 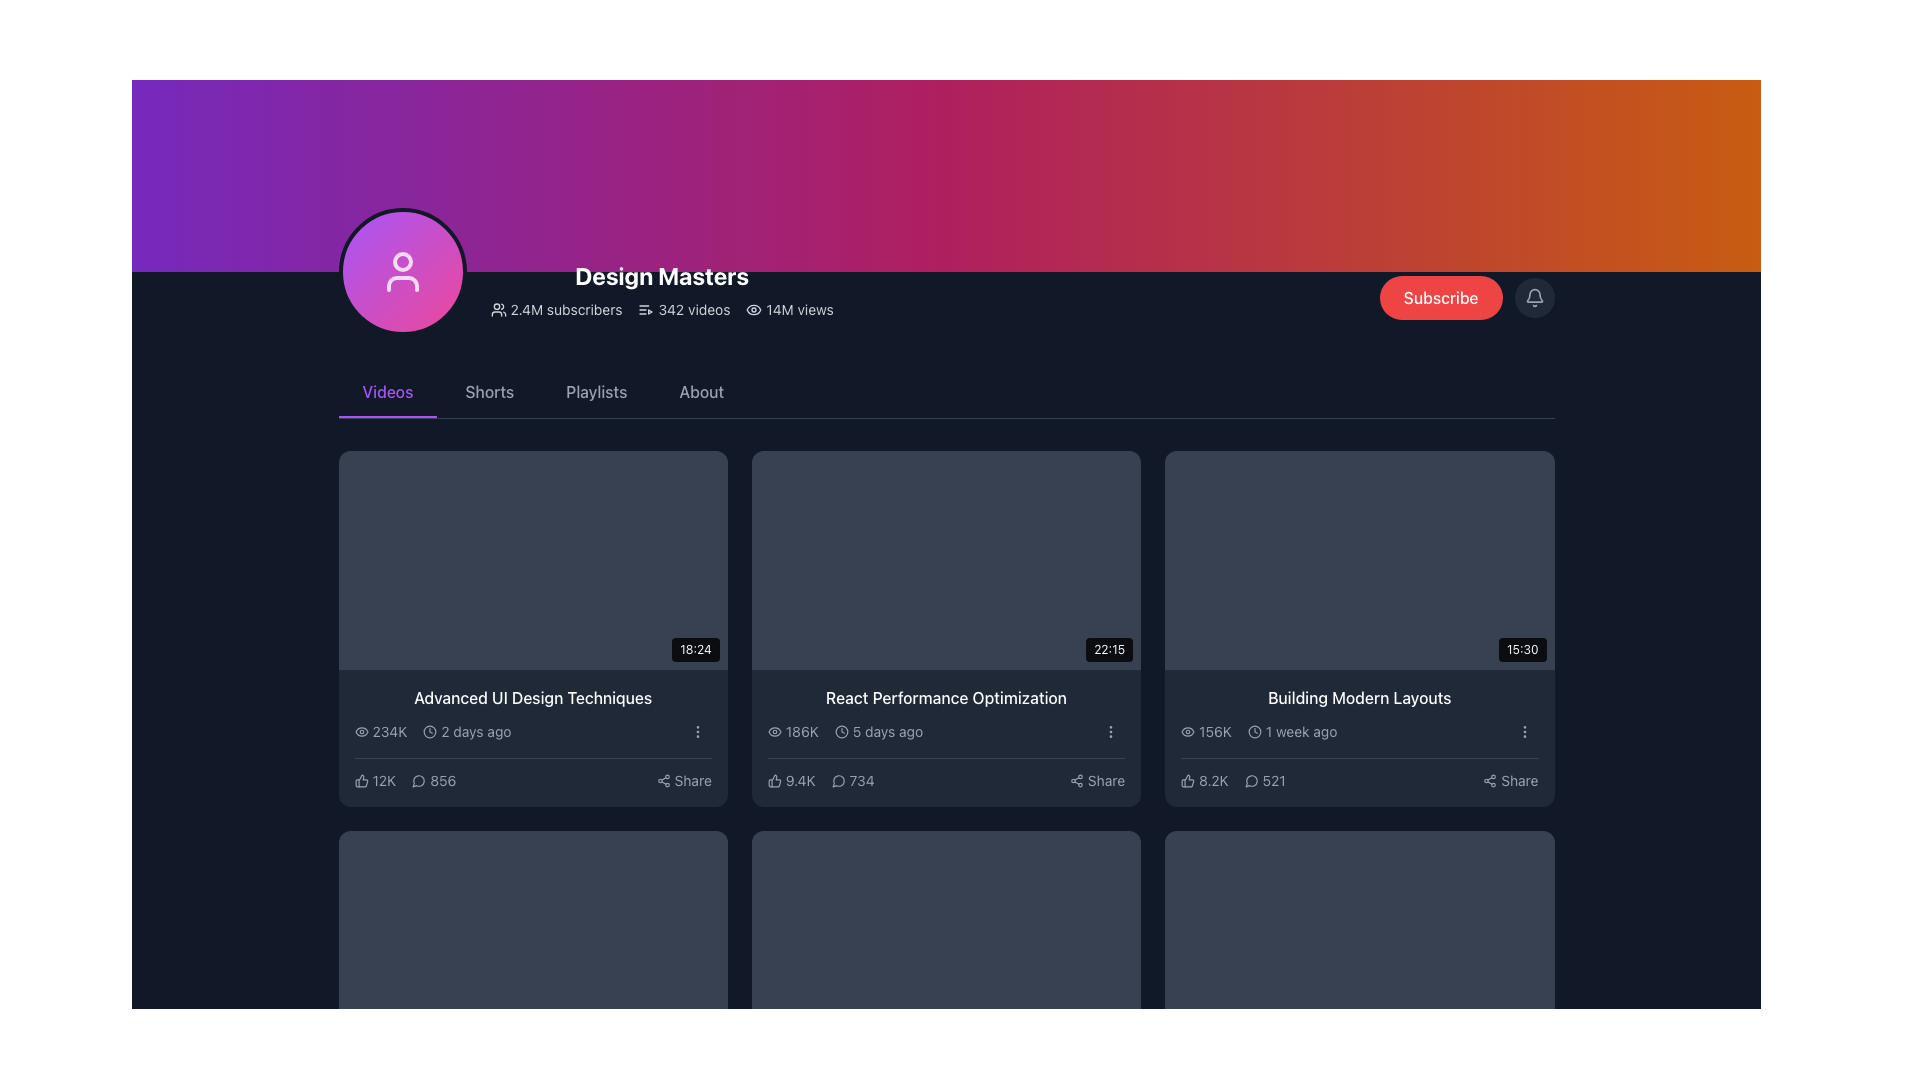 What do you see at coordinates (1188, 732) in the screenshot?
I see `the eye icon that symbolizes the number of views for the video titled 'Building Modern Layouts', located to the left of the text '156K'` at bounding box center [1188, 732].